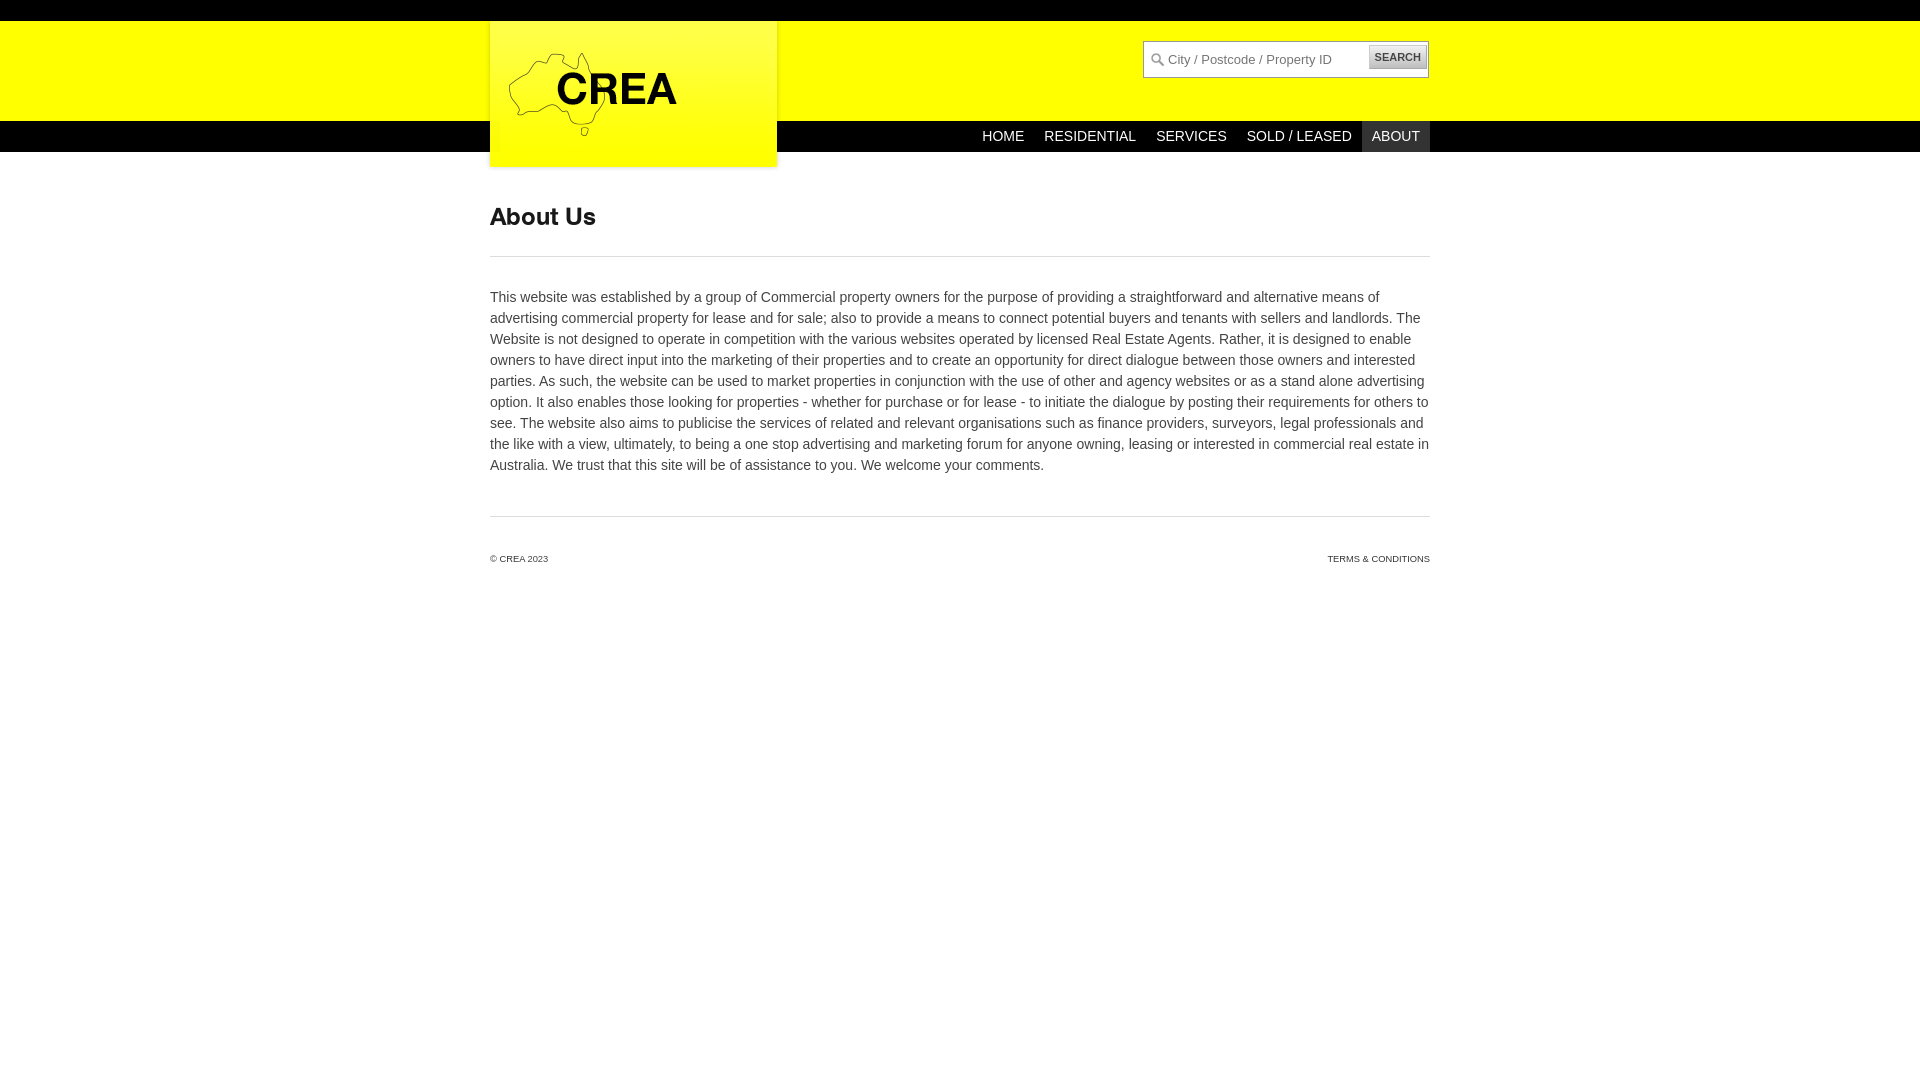 Image resolution: width=1920 pixels, height=1080 pixels. I want to click on 'Search', so click(43, 16).